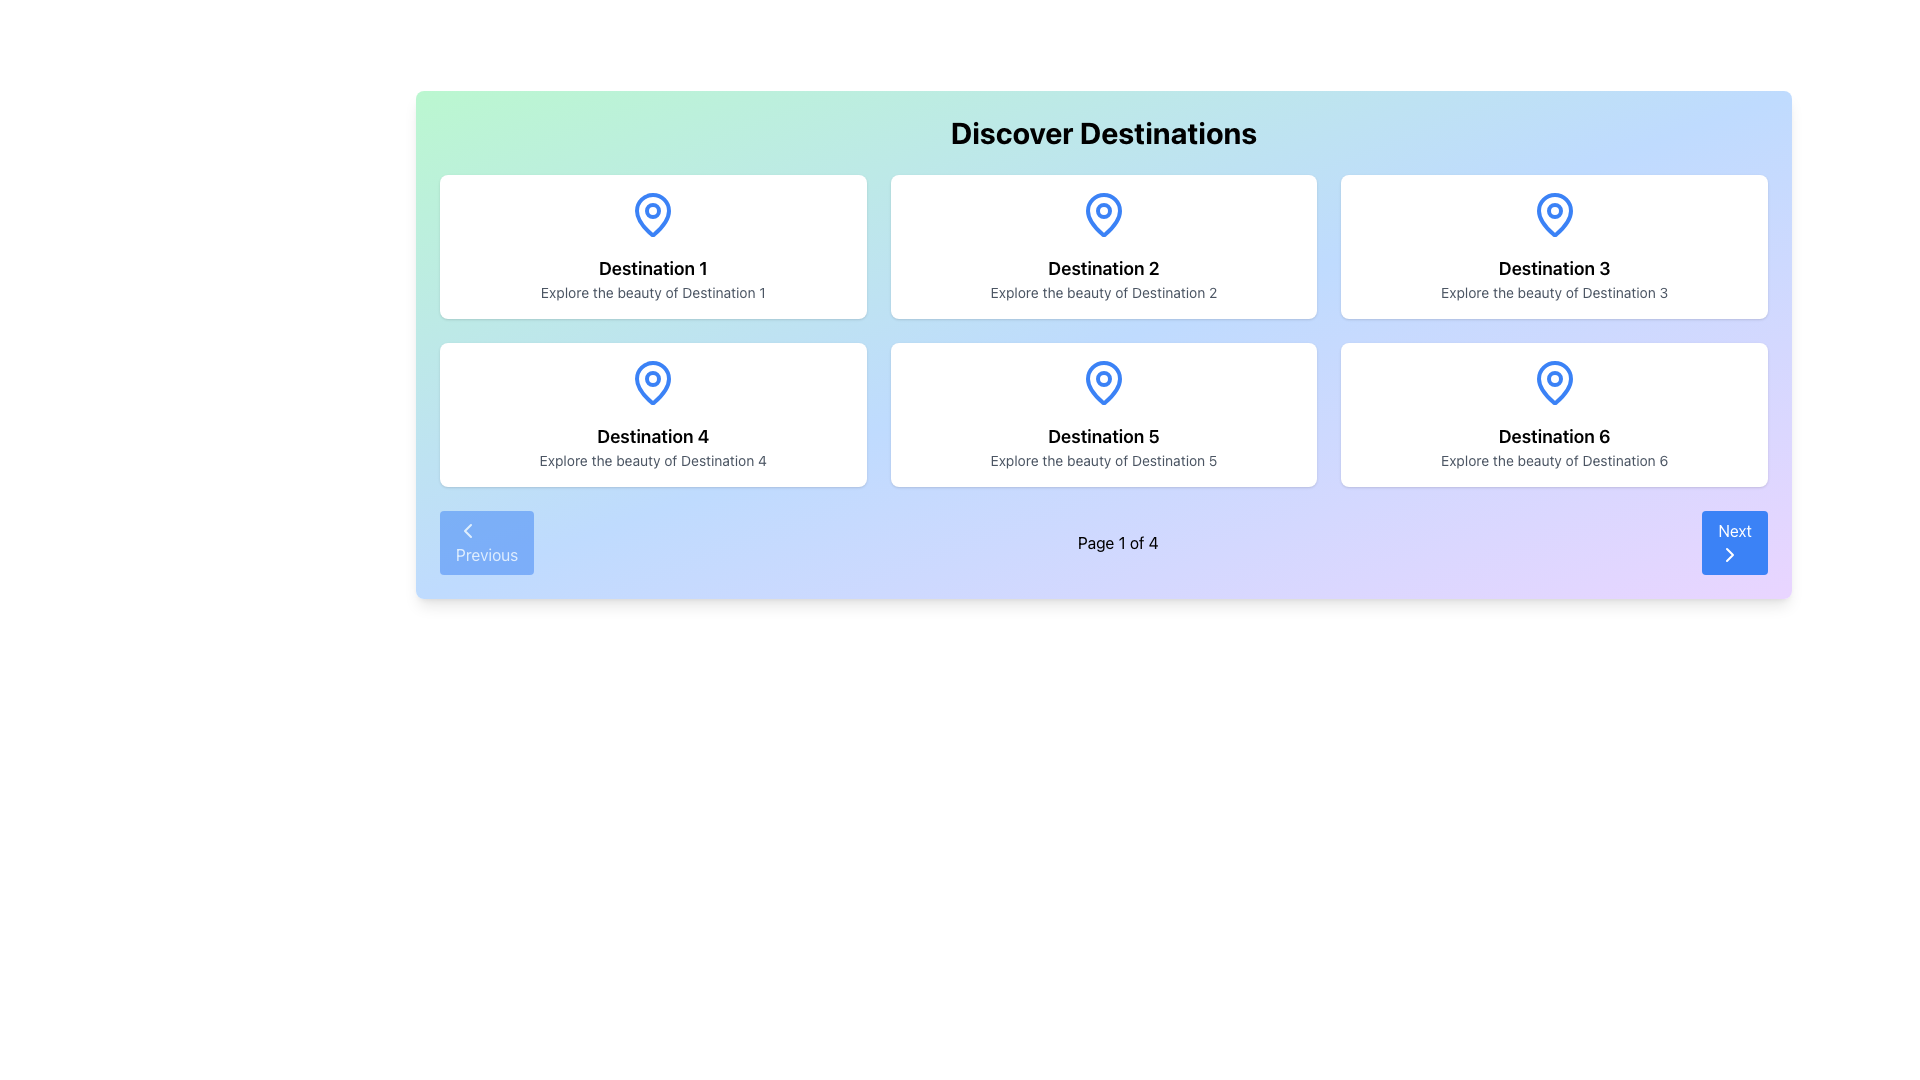  I want to click on the blue pin icon located at the top-center of the card labeled 'Destination 4', so click(653, 382).